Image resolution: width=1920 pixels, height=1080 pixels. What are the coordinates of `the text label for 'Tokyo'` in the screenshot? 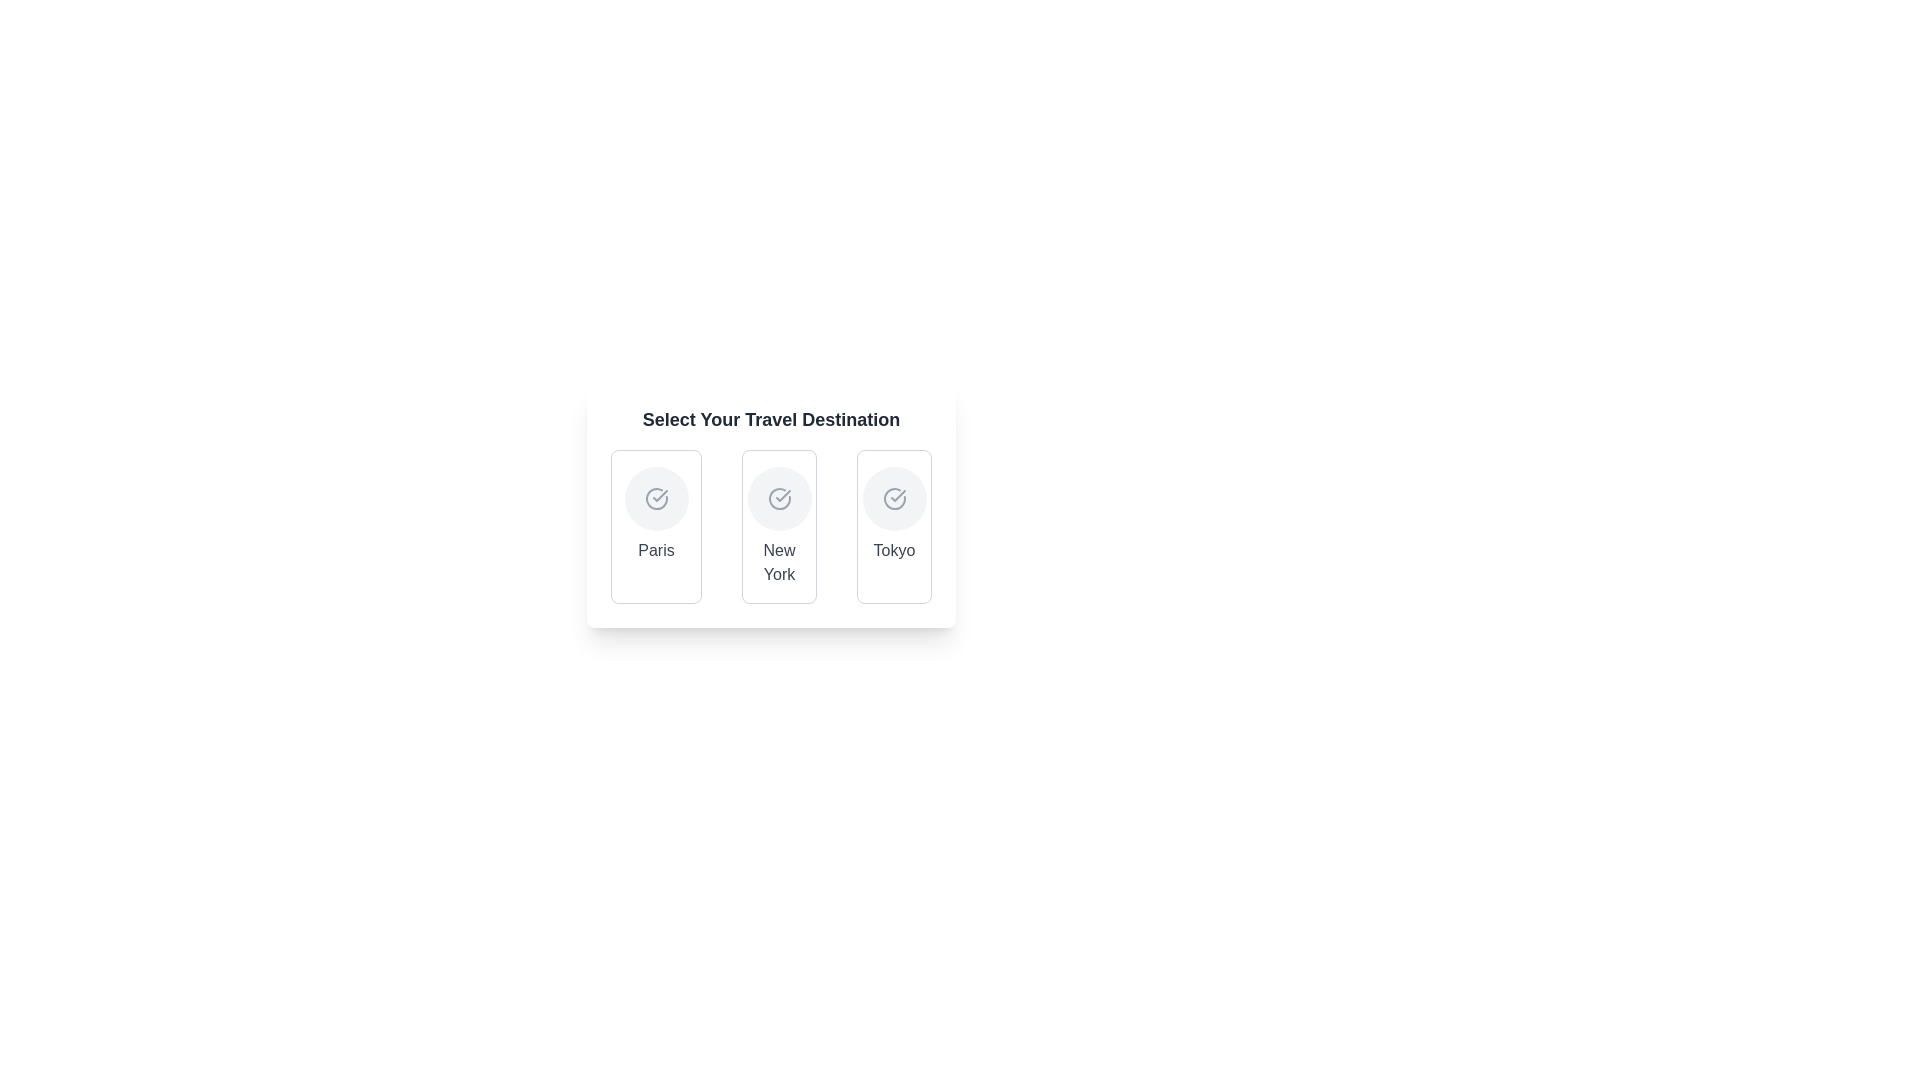 It's located at (893, 551).